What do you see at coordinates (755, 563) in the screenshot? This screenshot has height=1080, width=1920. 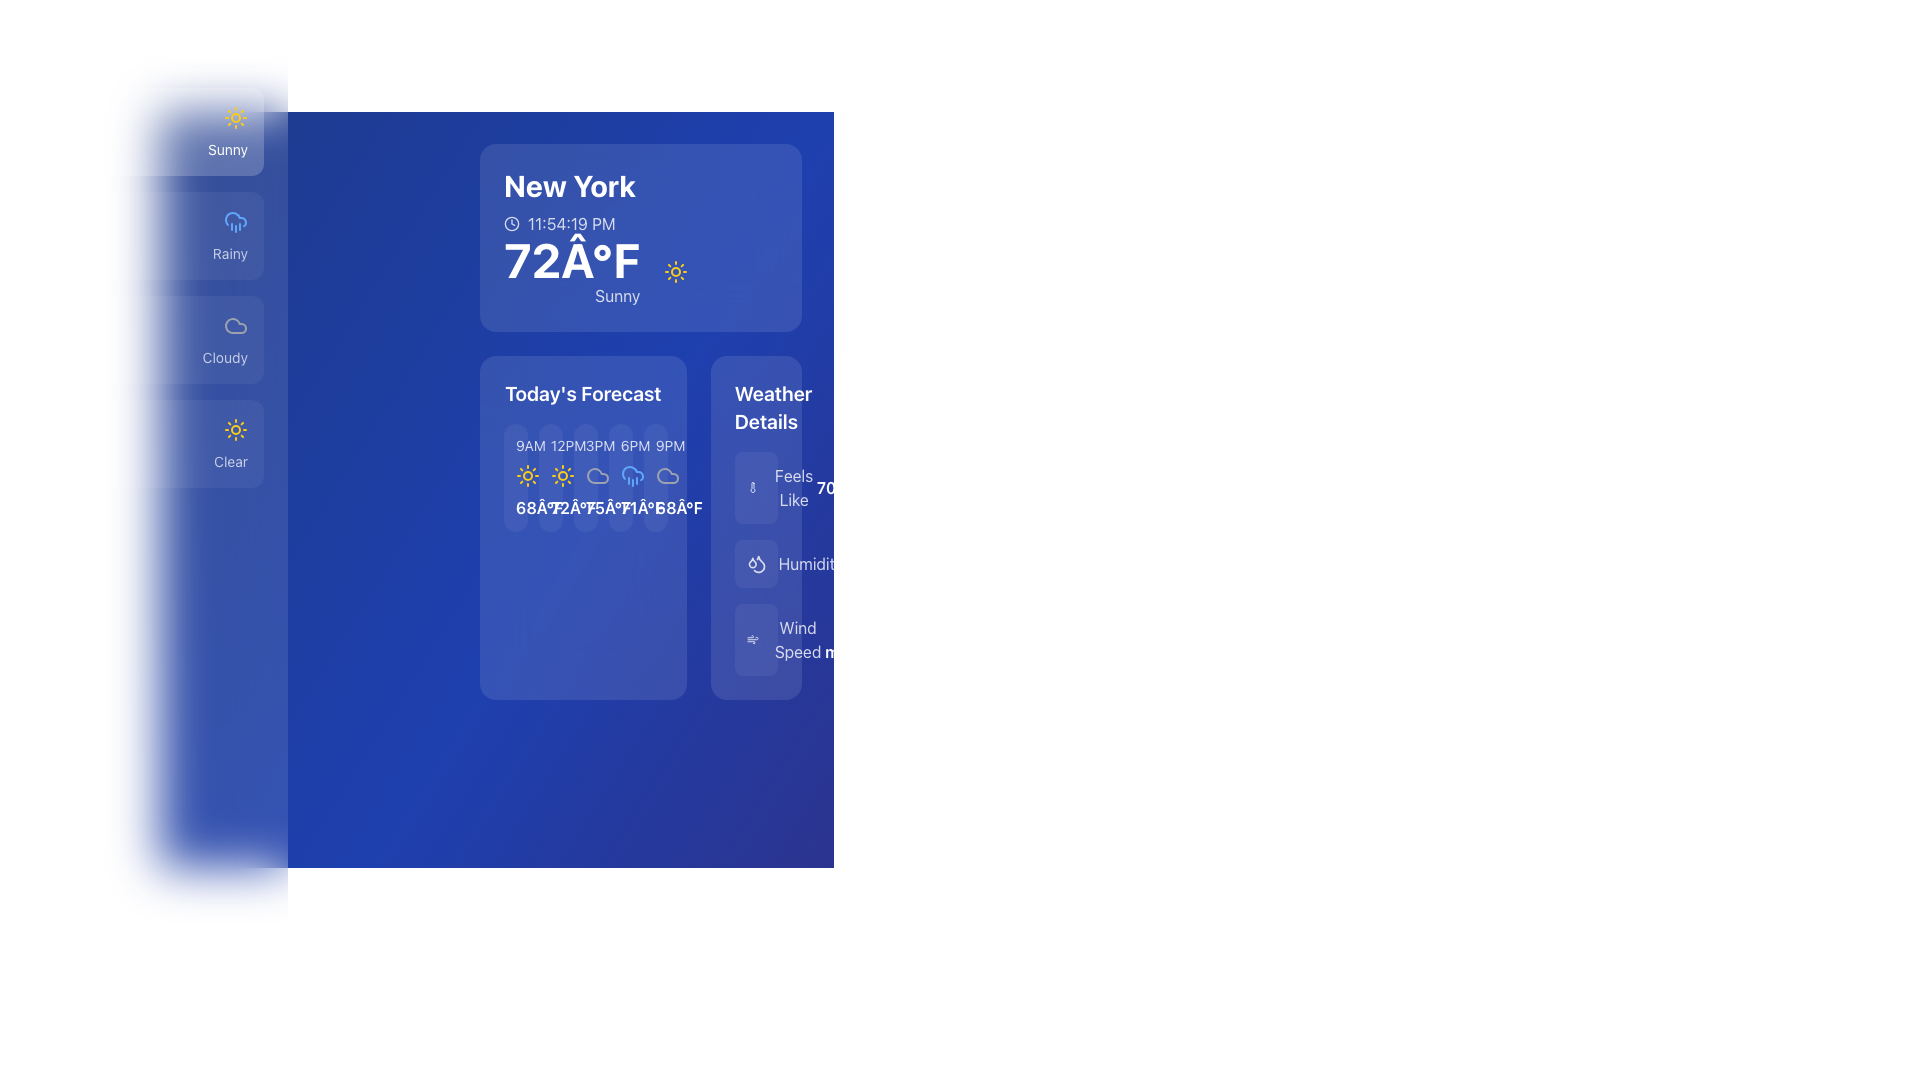 I see `the icon representing multiple water droplets, which is located in the 'Humidity' section of the 'Weather Details' panel on the right half of the interface` at bounding box center [755, 563].